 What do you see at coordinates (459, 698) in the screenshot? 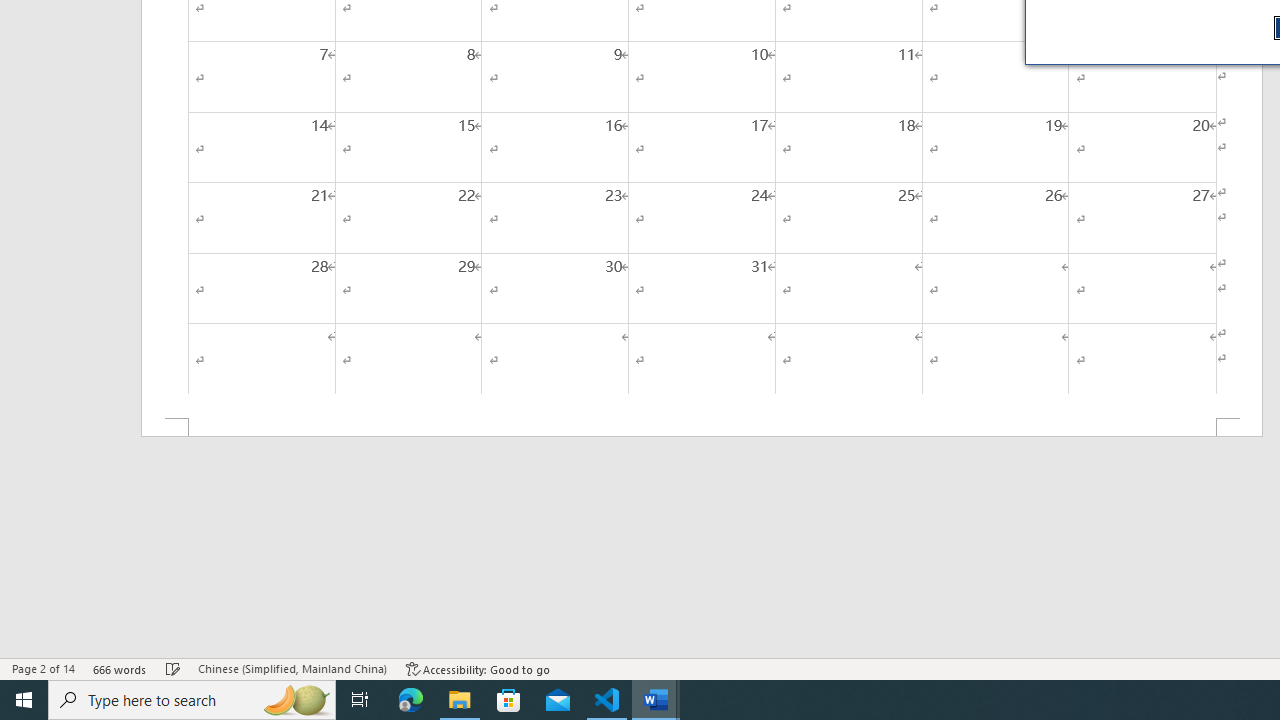
I see `'File Explorer - 1 running window'` at bounding box center [459, 698].